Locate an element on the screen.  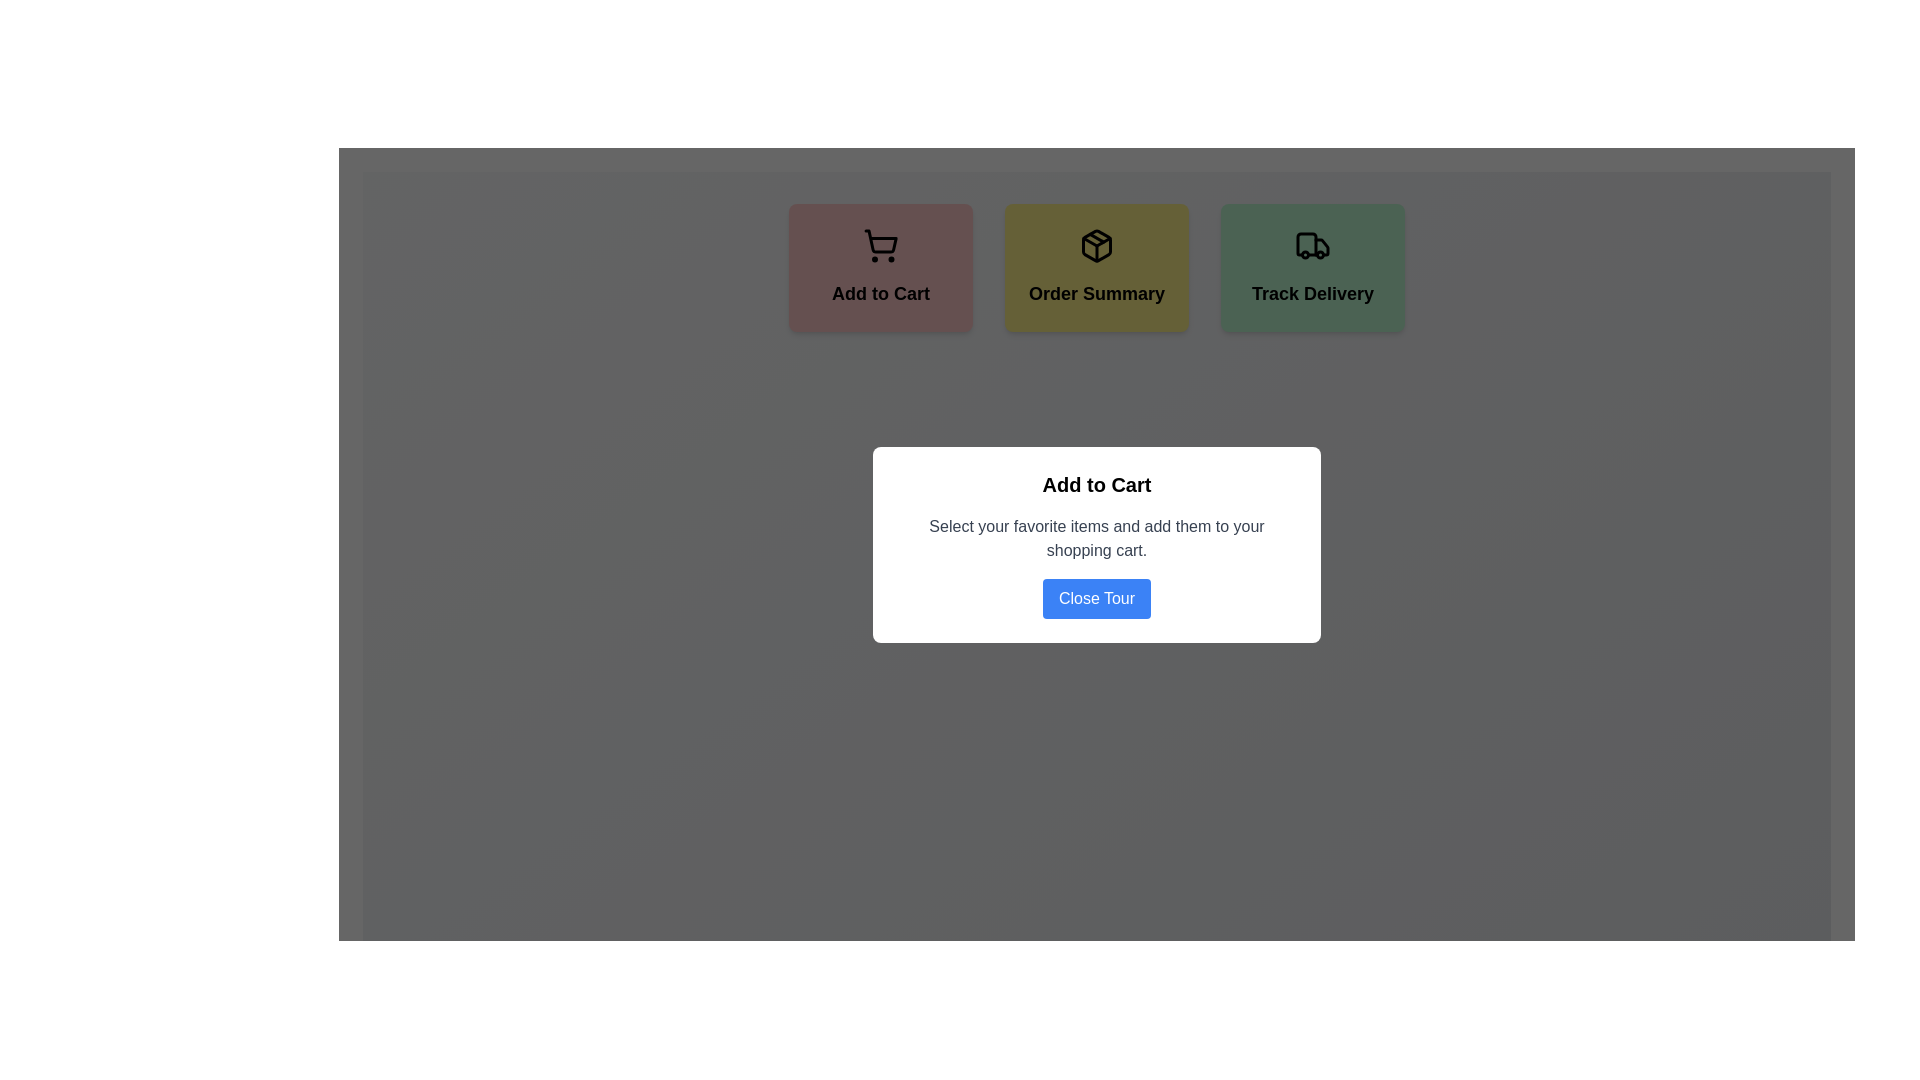
the cabin of the truck icon located in the green 'Track Delivery' button in the top-right section of the interface, which represents the delivery concept is located at coordinates (1307, 243).